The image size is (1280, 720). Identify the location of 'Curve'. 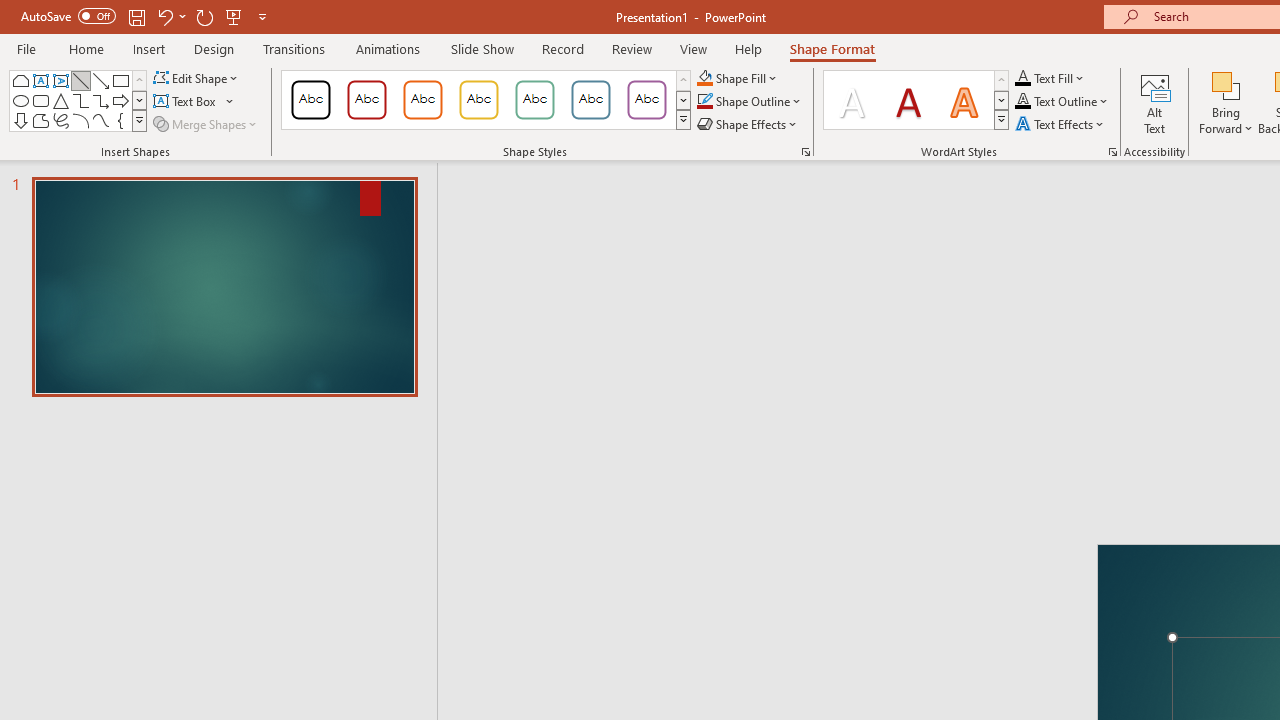
(100, 120).